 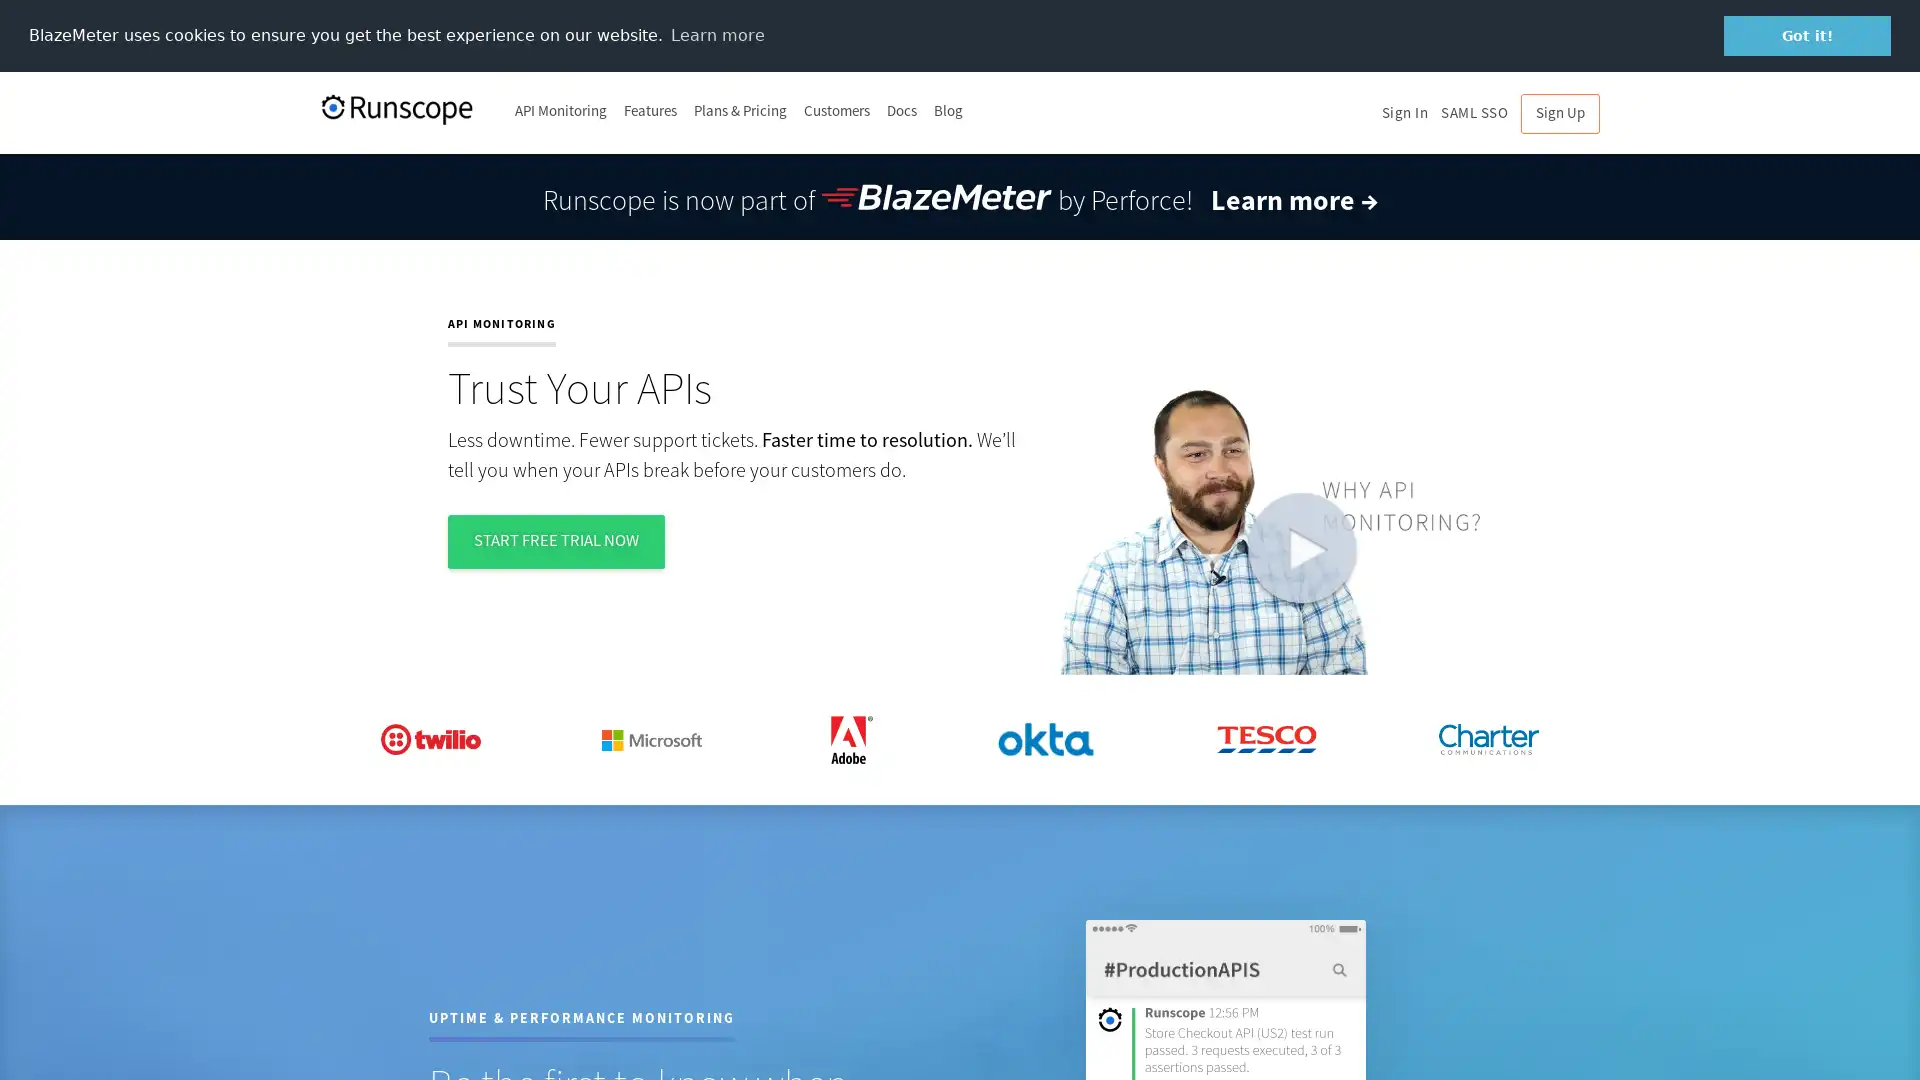 I want to click on dismiss cookie message, so click(x=1807, y=35).